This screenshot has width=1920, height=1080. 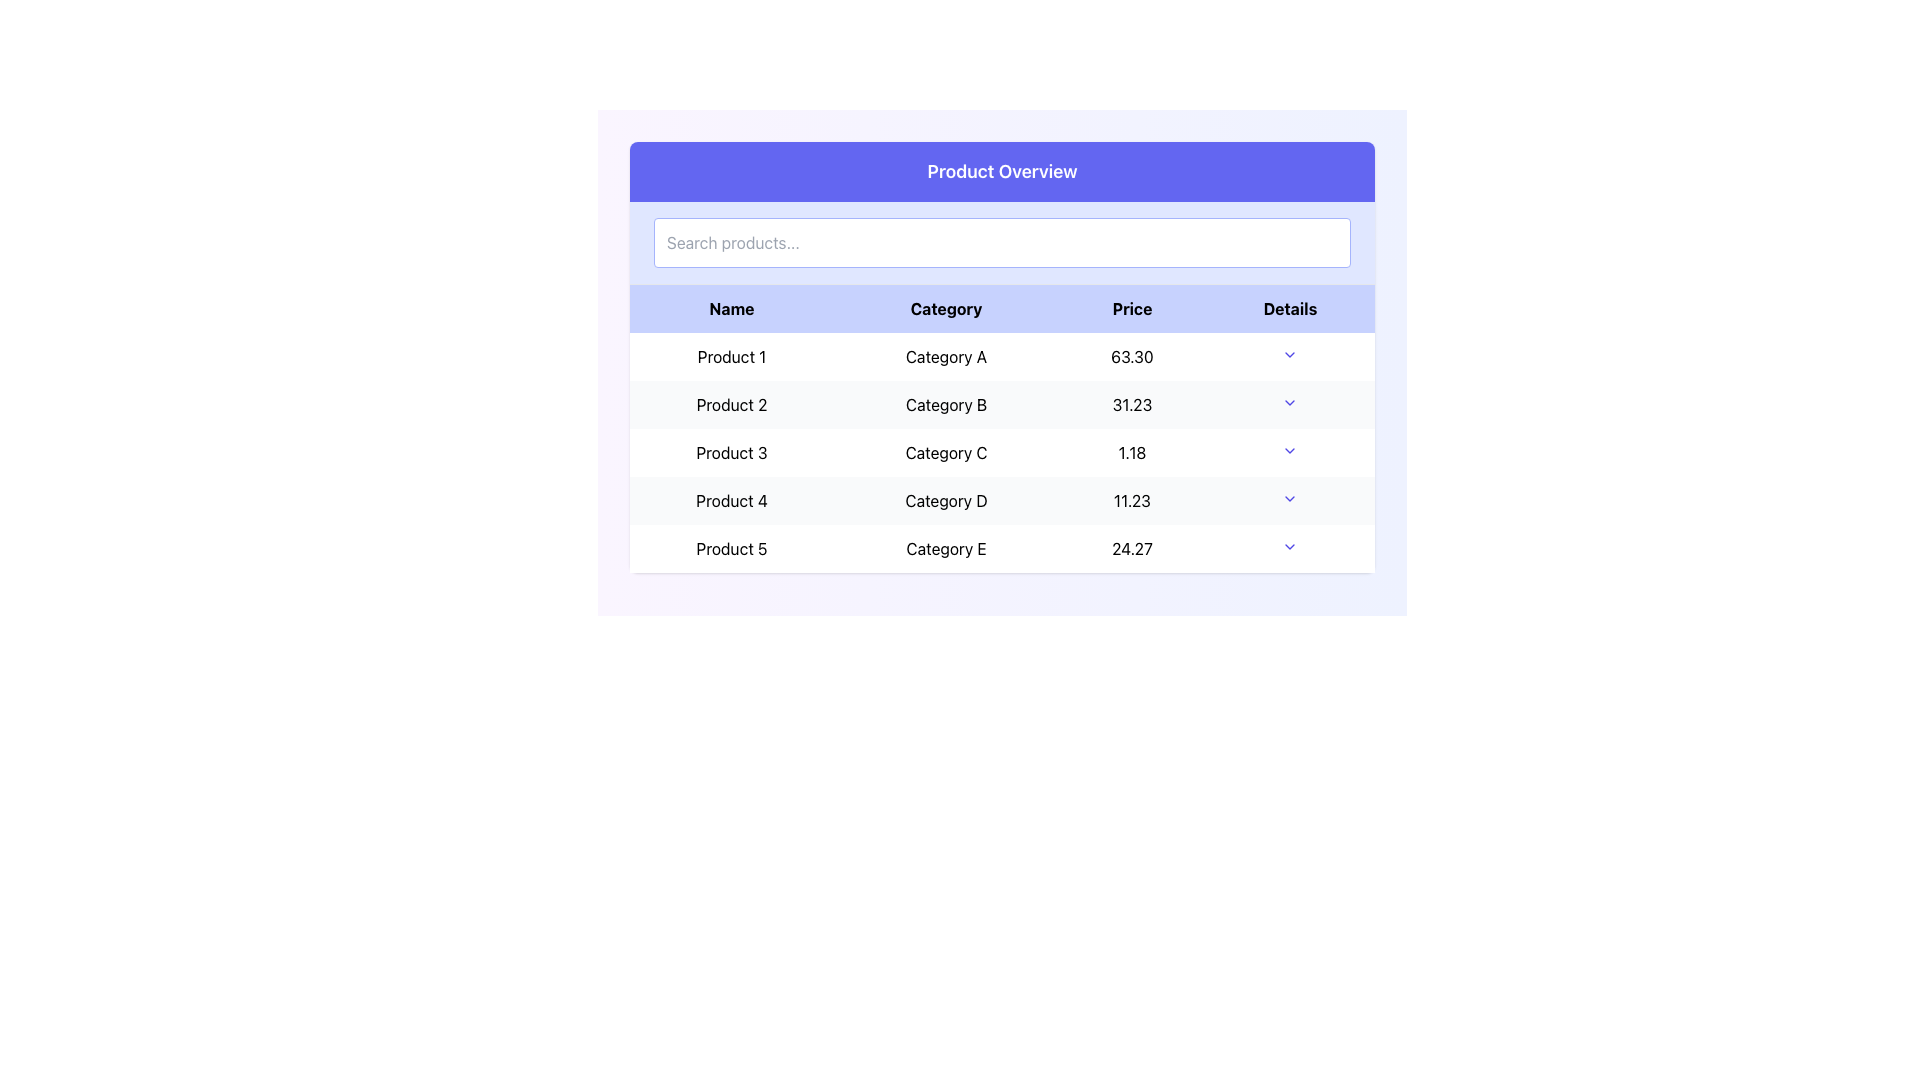 What do you see at coordinates (1132, 405) in the screenshot?
I see `the text display showing the numeric value '31.23' in black text under the 'Price' column for 'Product 2'` at bounding box center [1132, 405].